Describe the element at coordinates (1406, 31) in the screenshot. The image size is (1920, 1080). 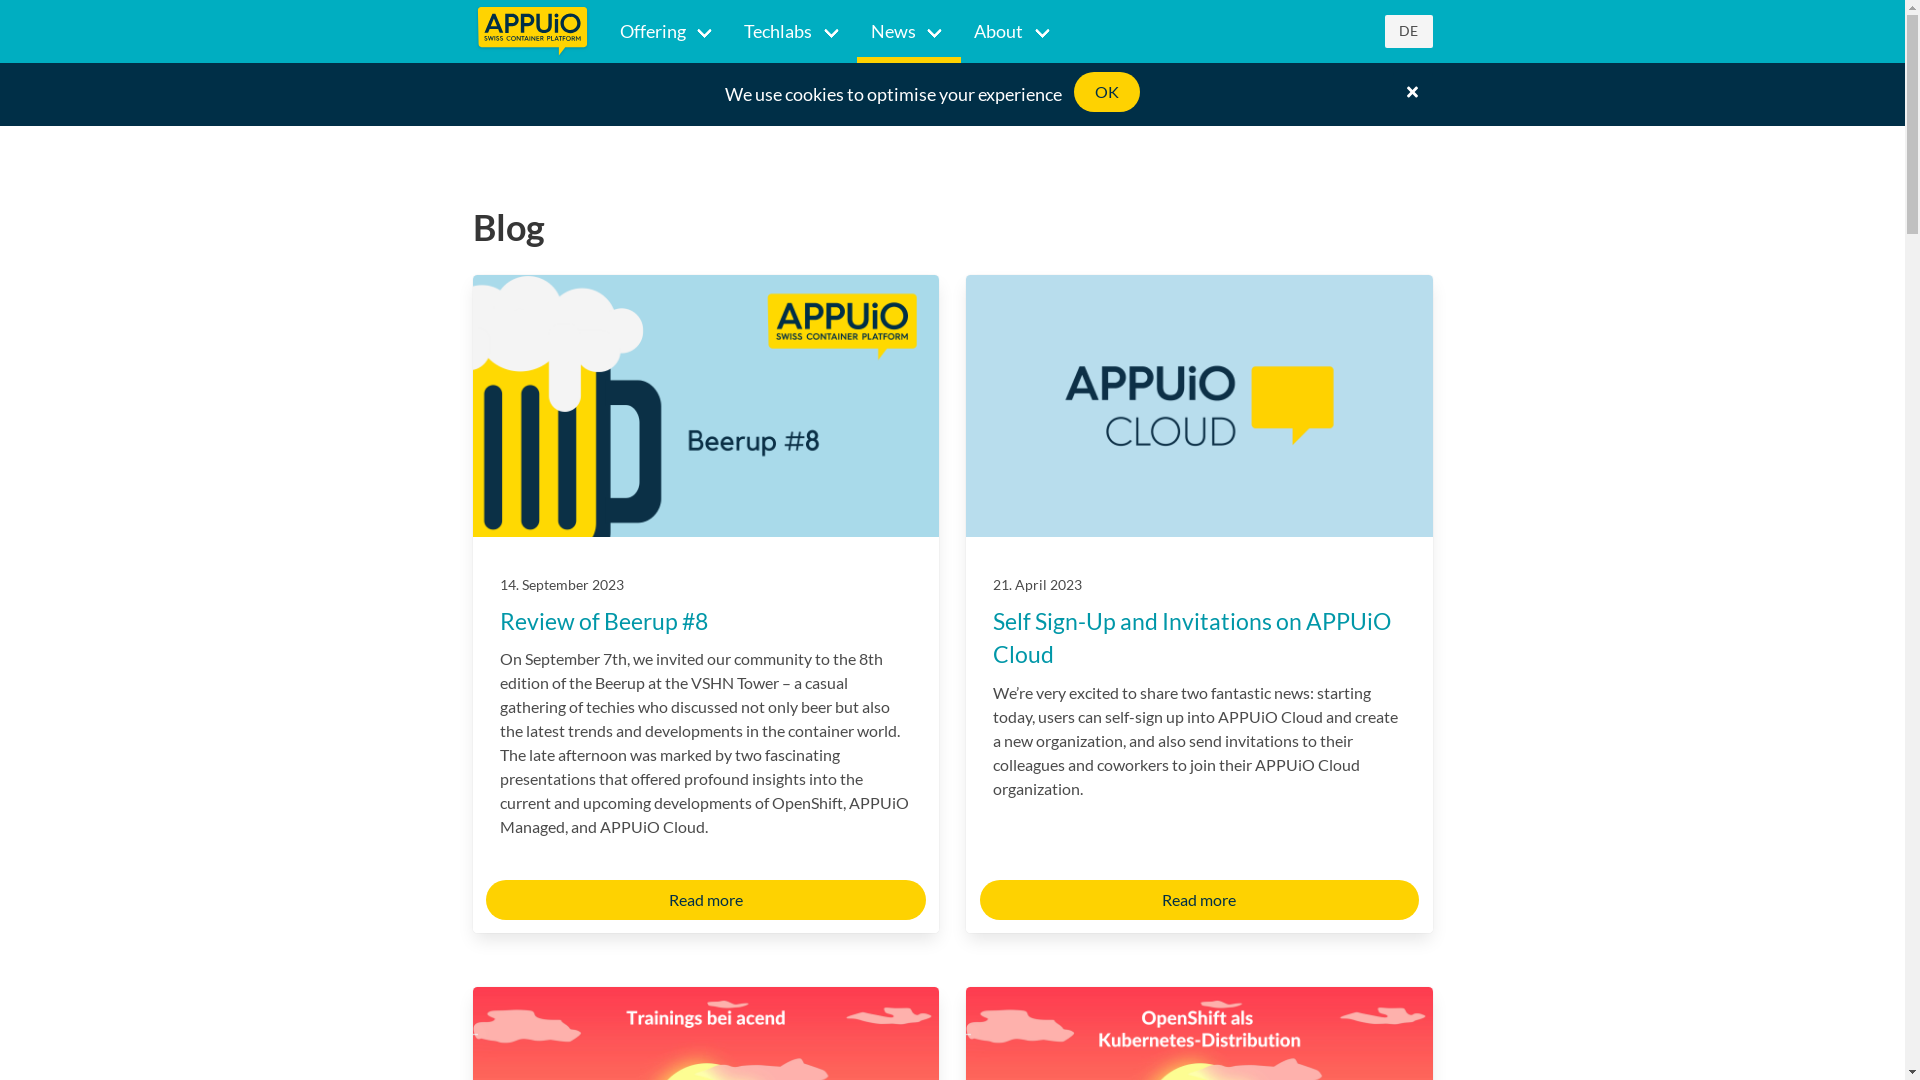
I see `'DE'` at that location.